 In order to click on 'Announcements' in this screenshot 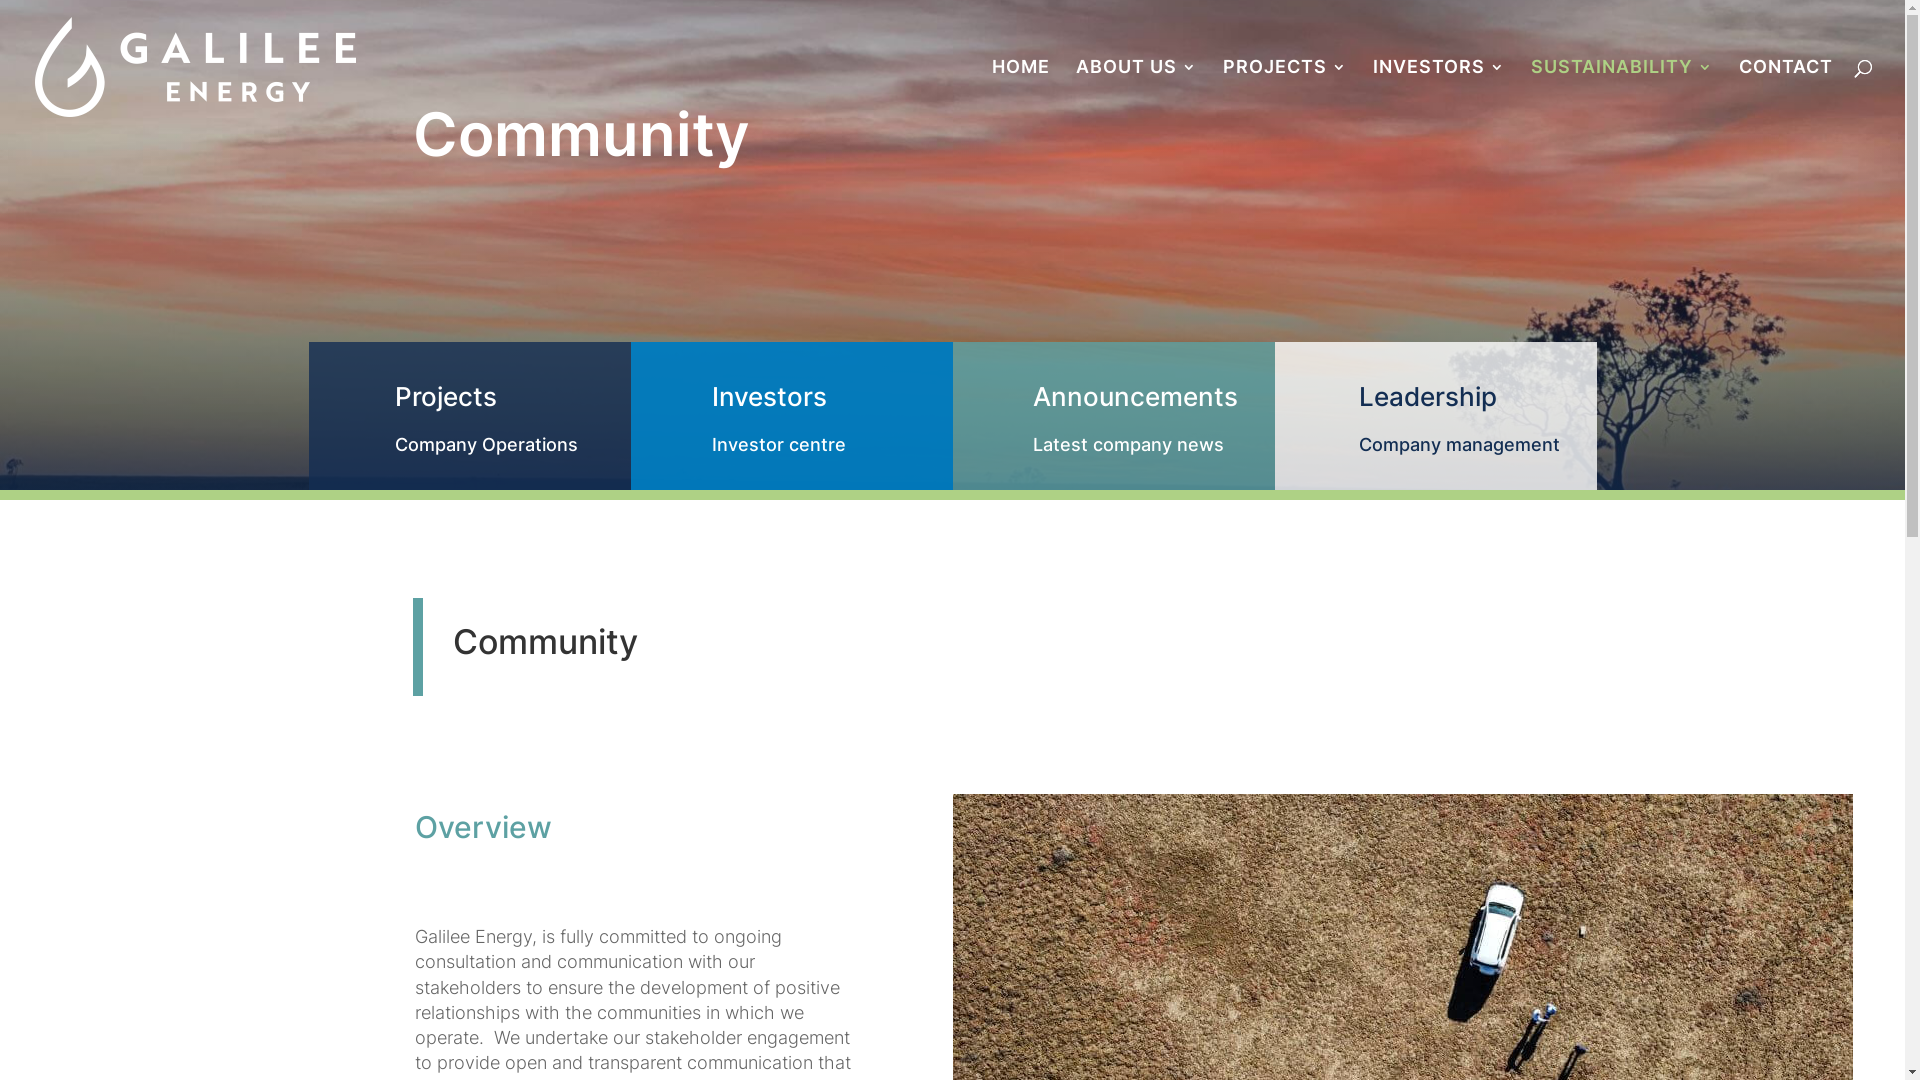, I will do `click(1134, 396)`.